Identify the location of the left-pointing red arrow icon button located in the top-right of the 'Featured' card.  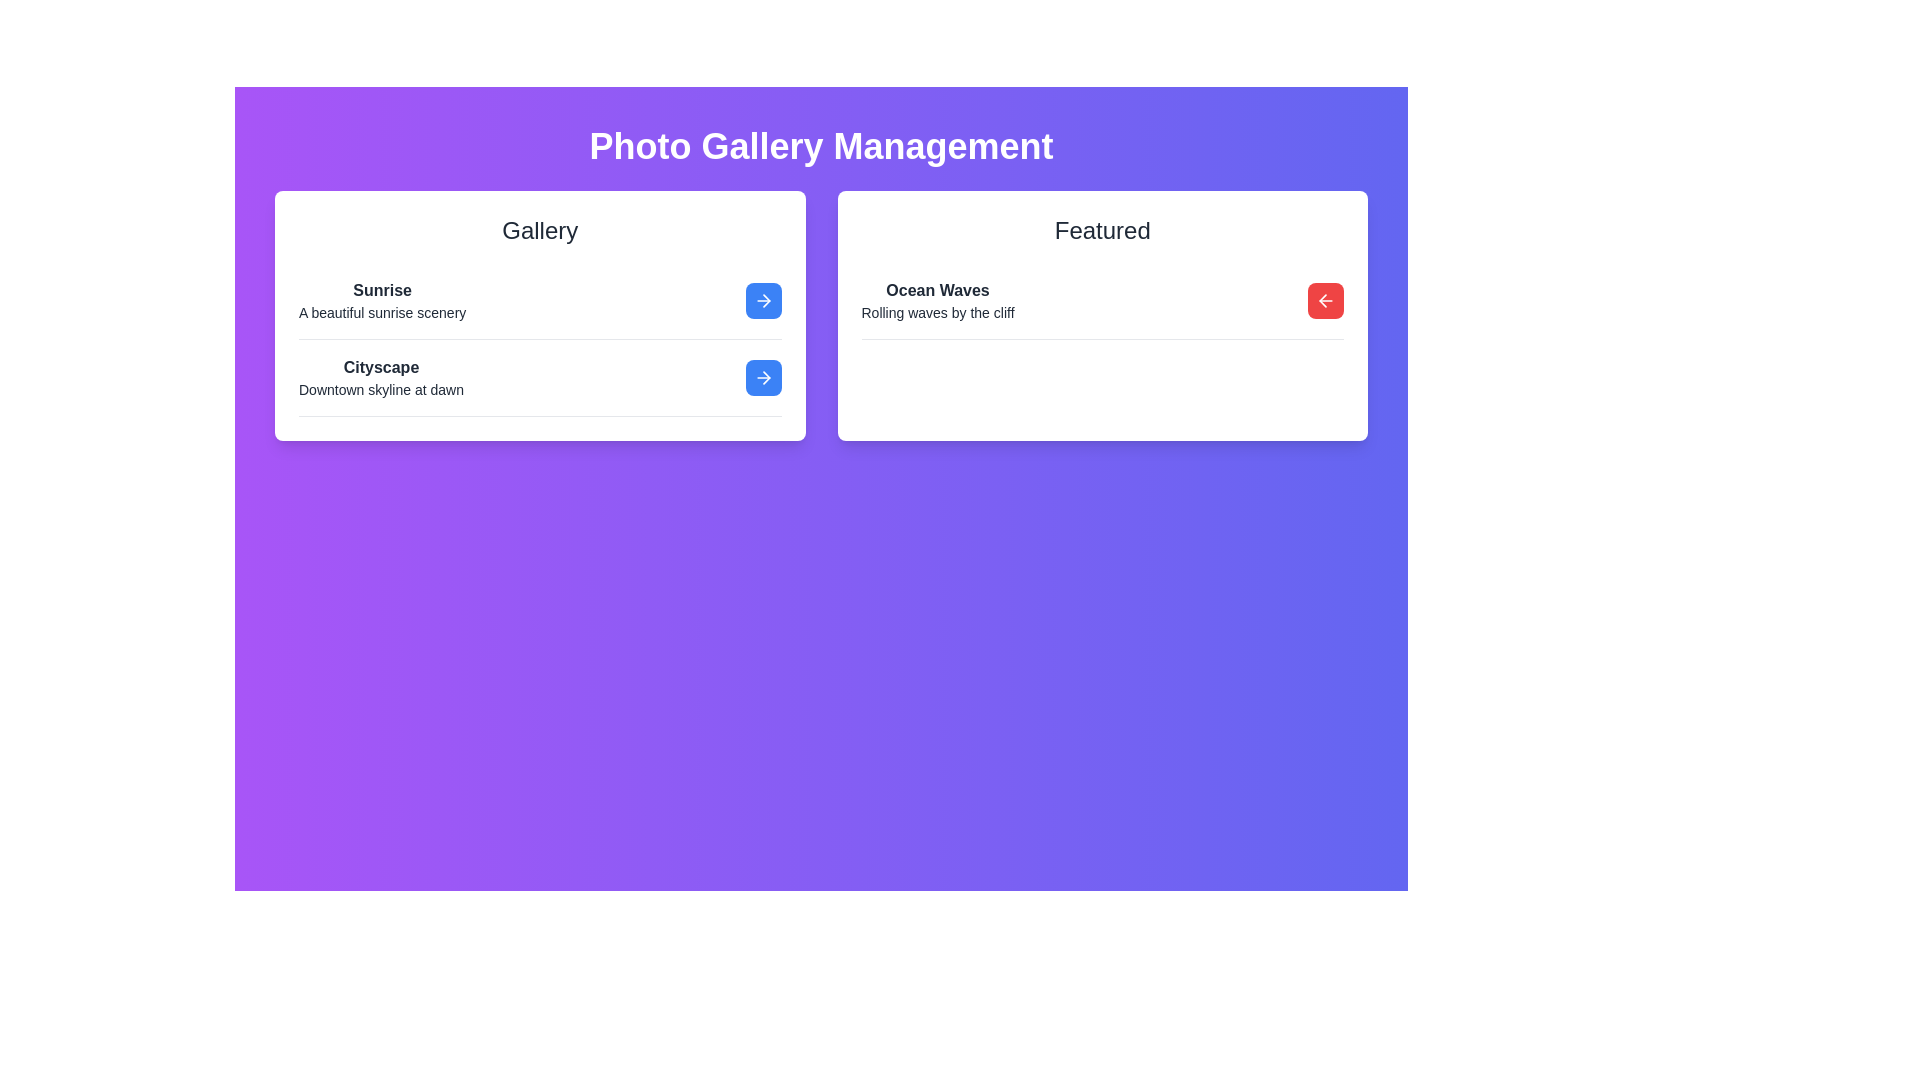
(1325, 300).